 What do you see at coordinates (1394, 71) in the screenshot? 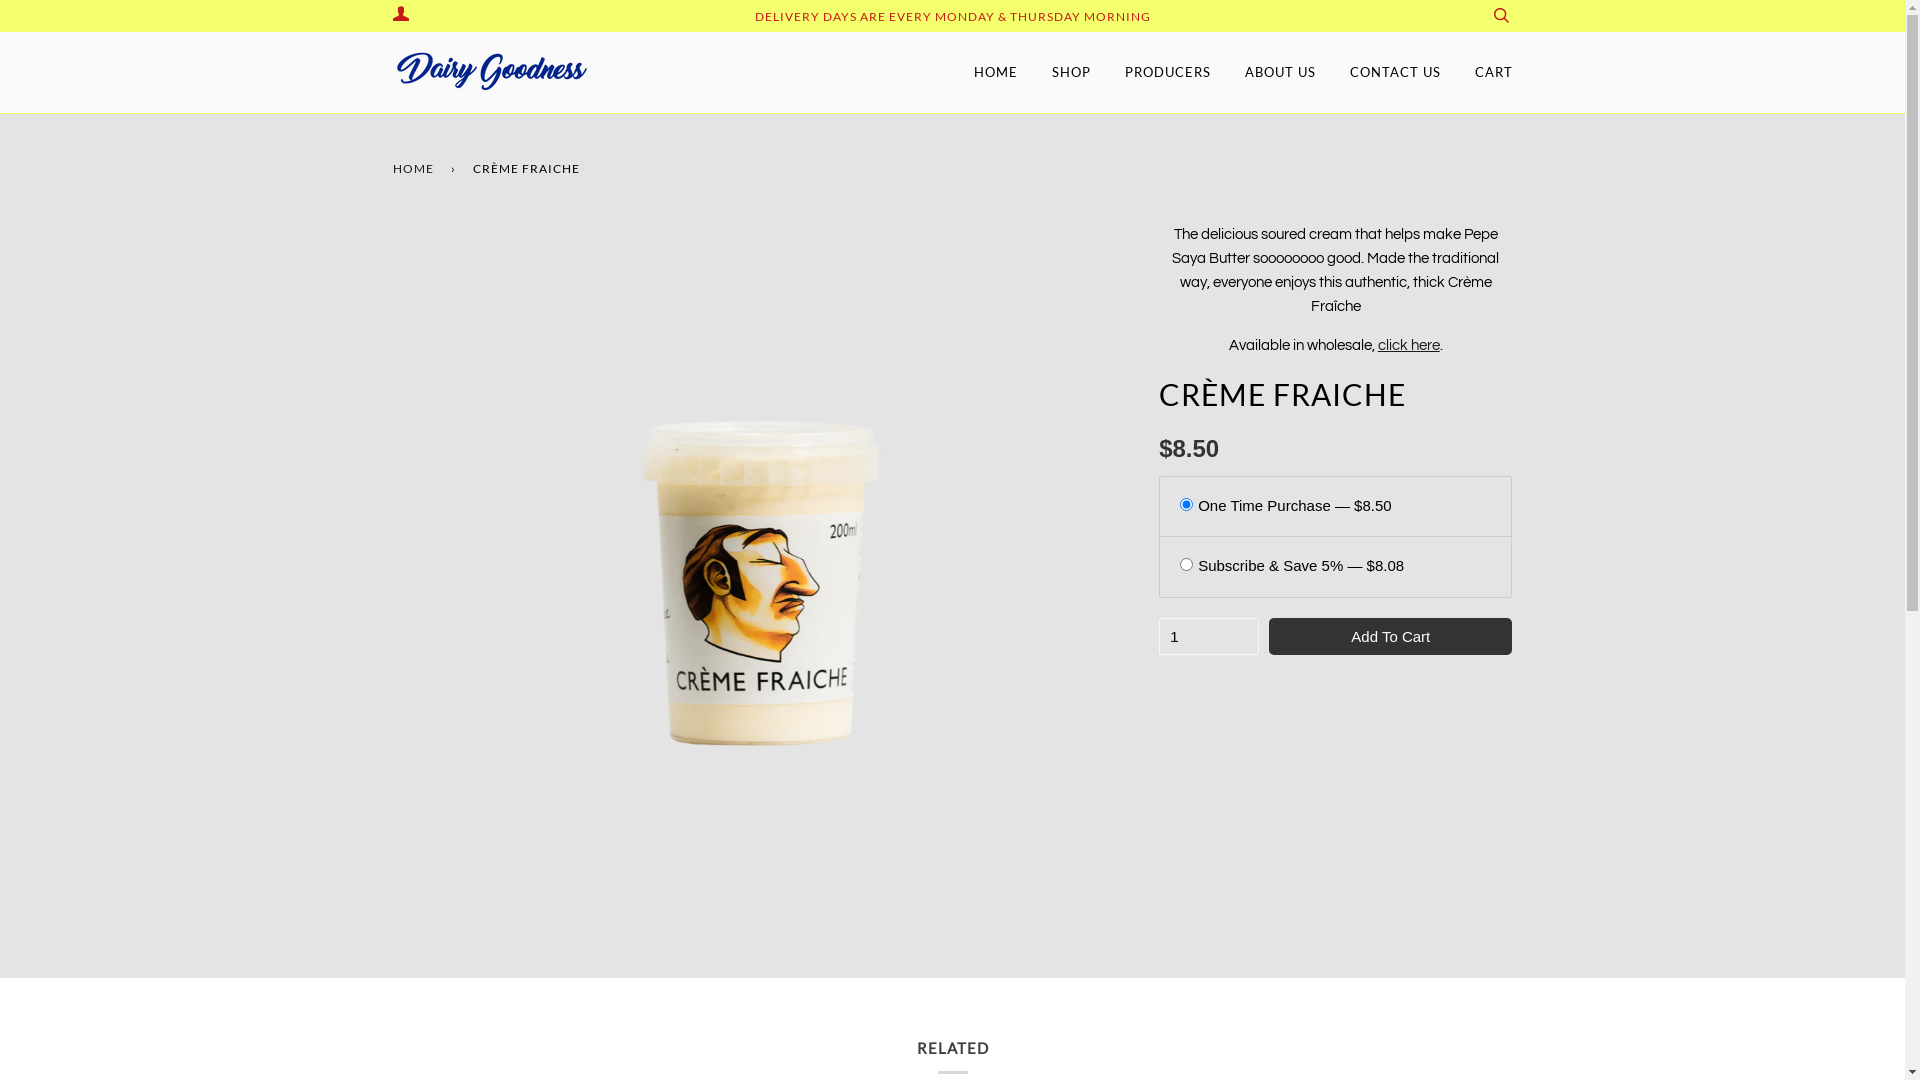
I see `'CONTACT US'` at bounding box center [1394, 71].